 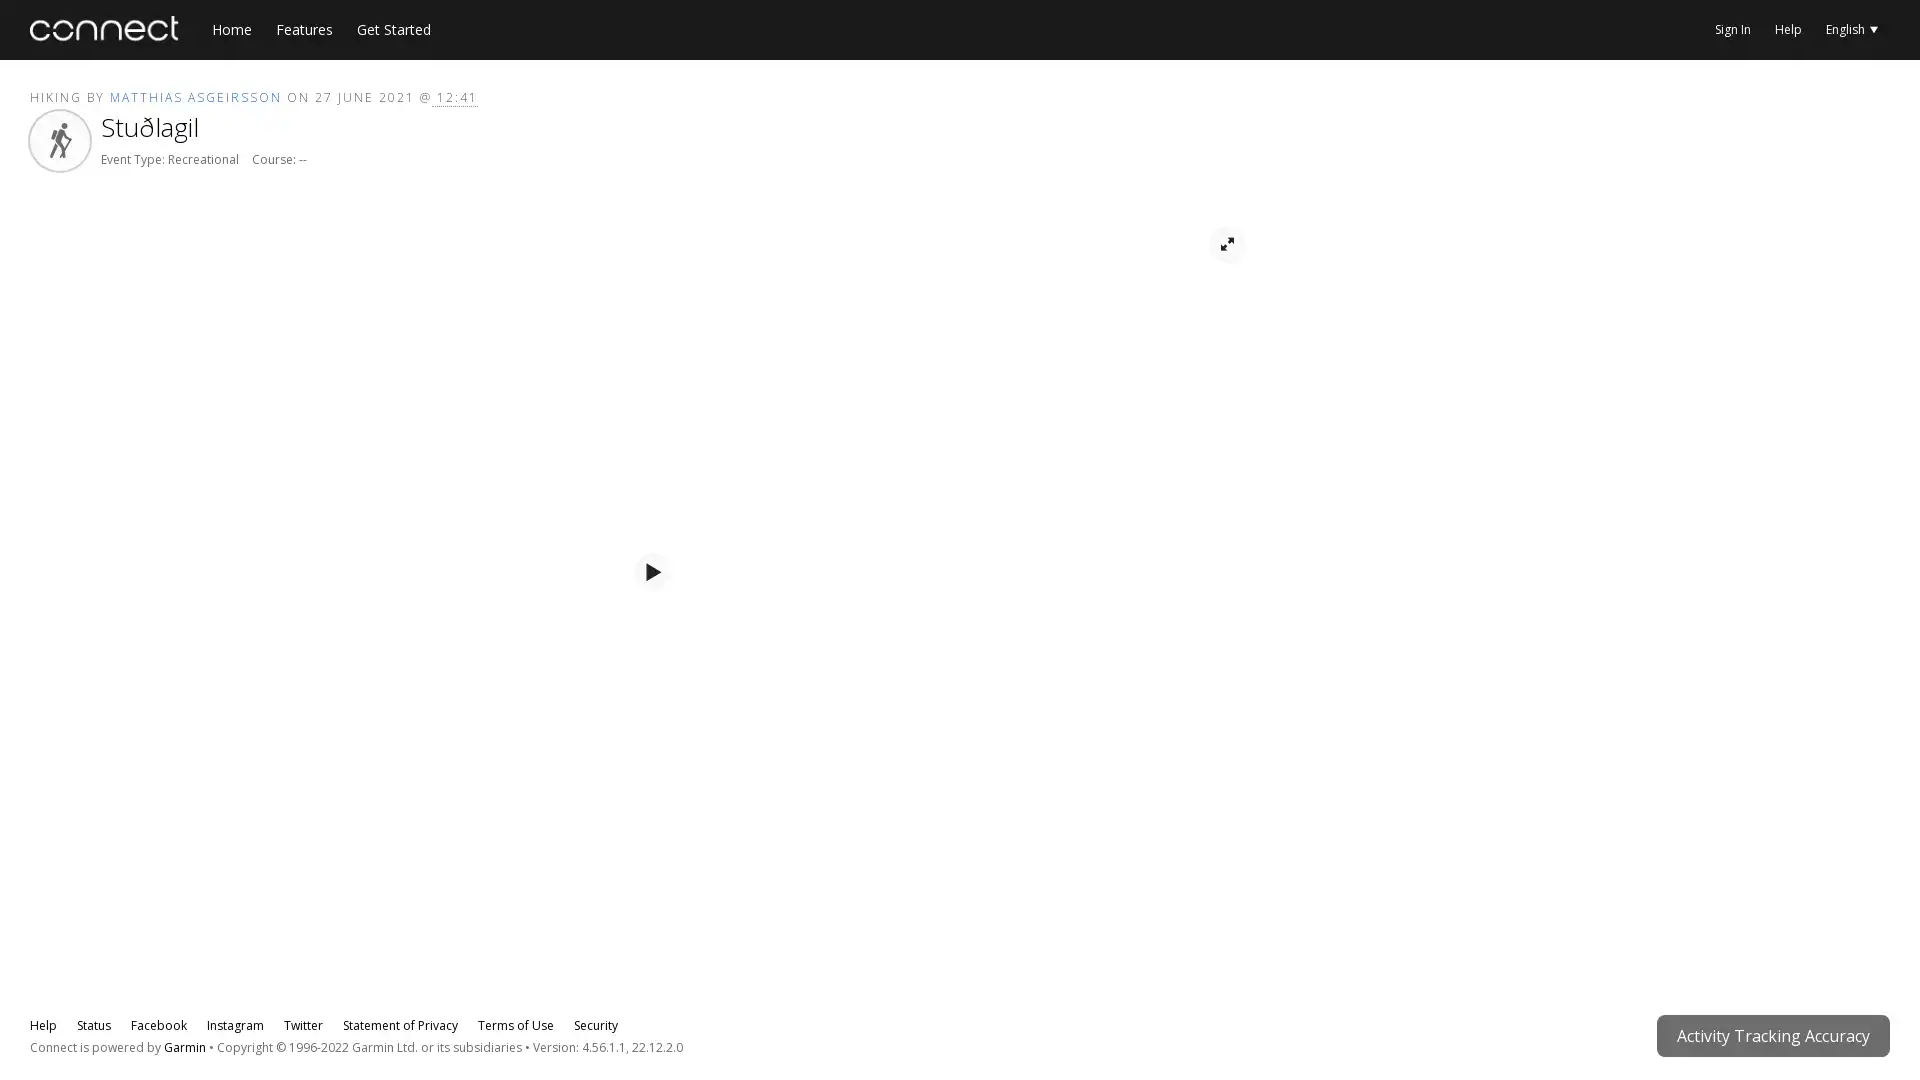 I want to click on Play, so click(x=652, y=625).